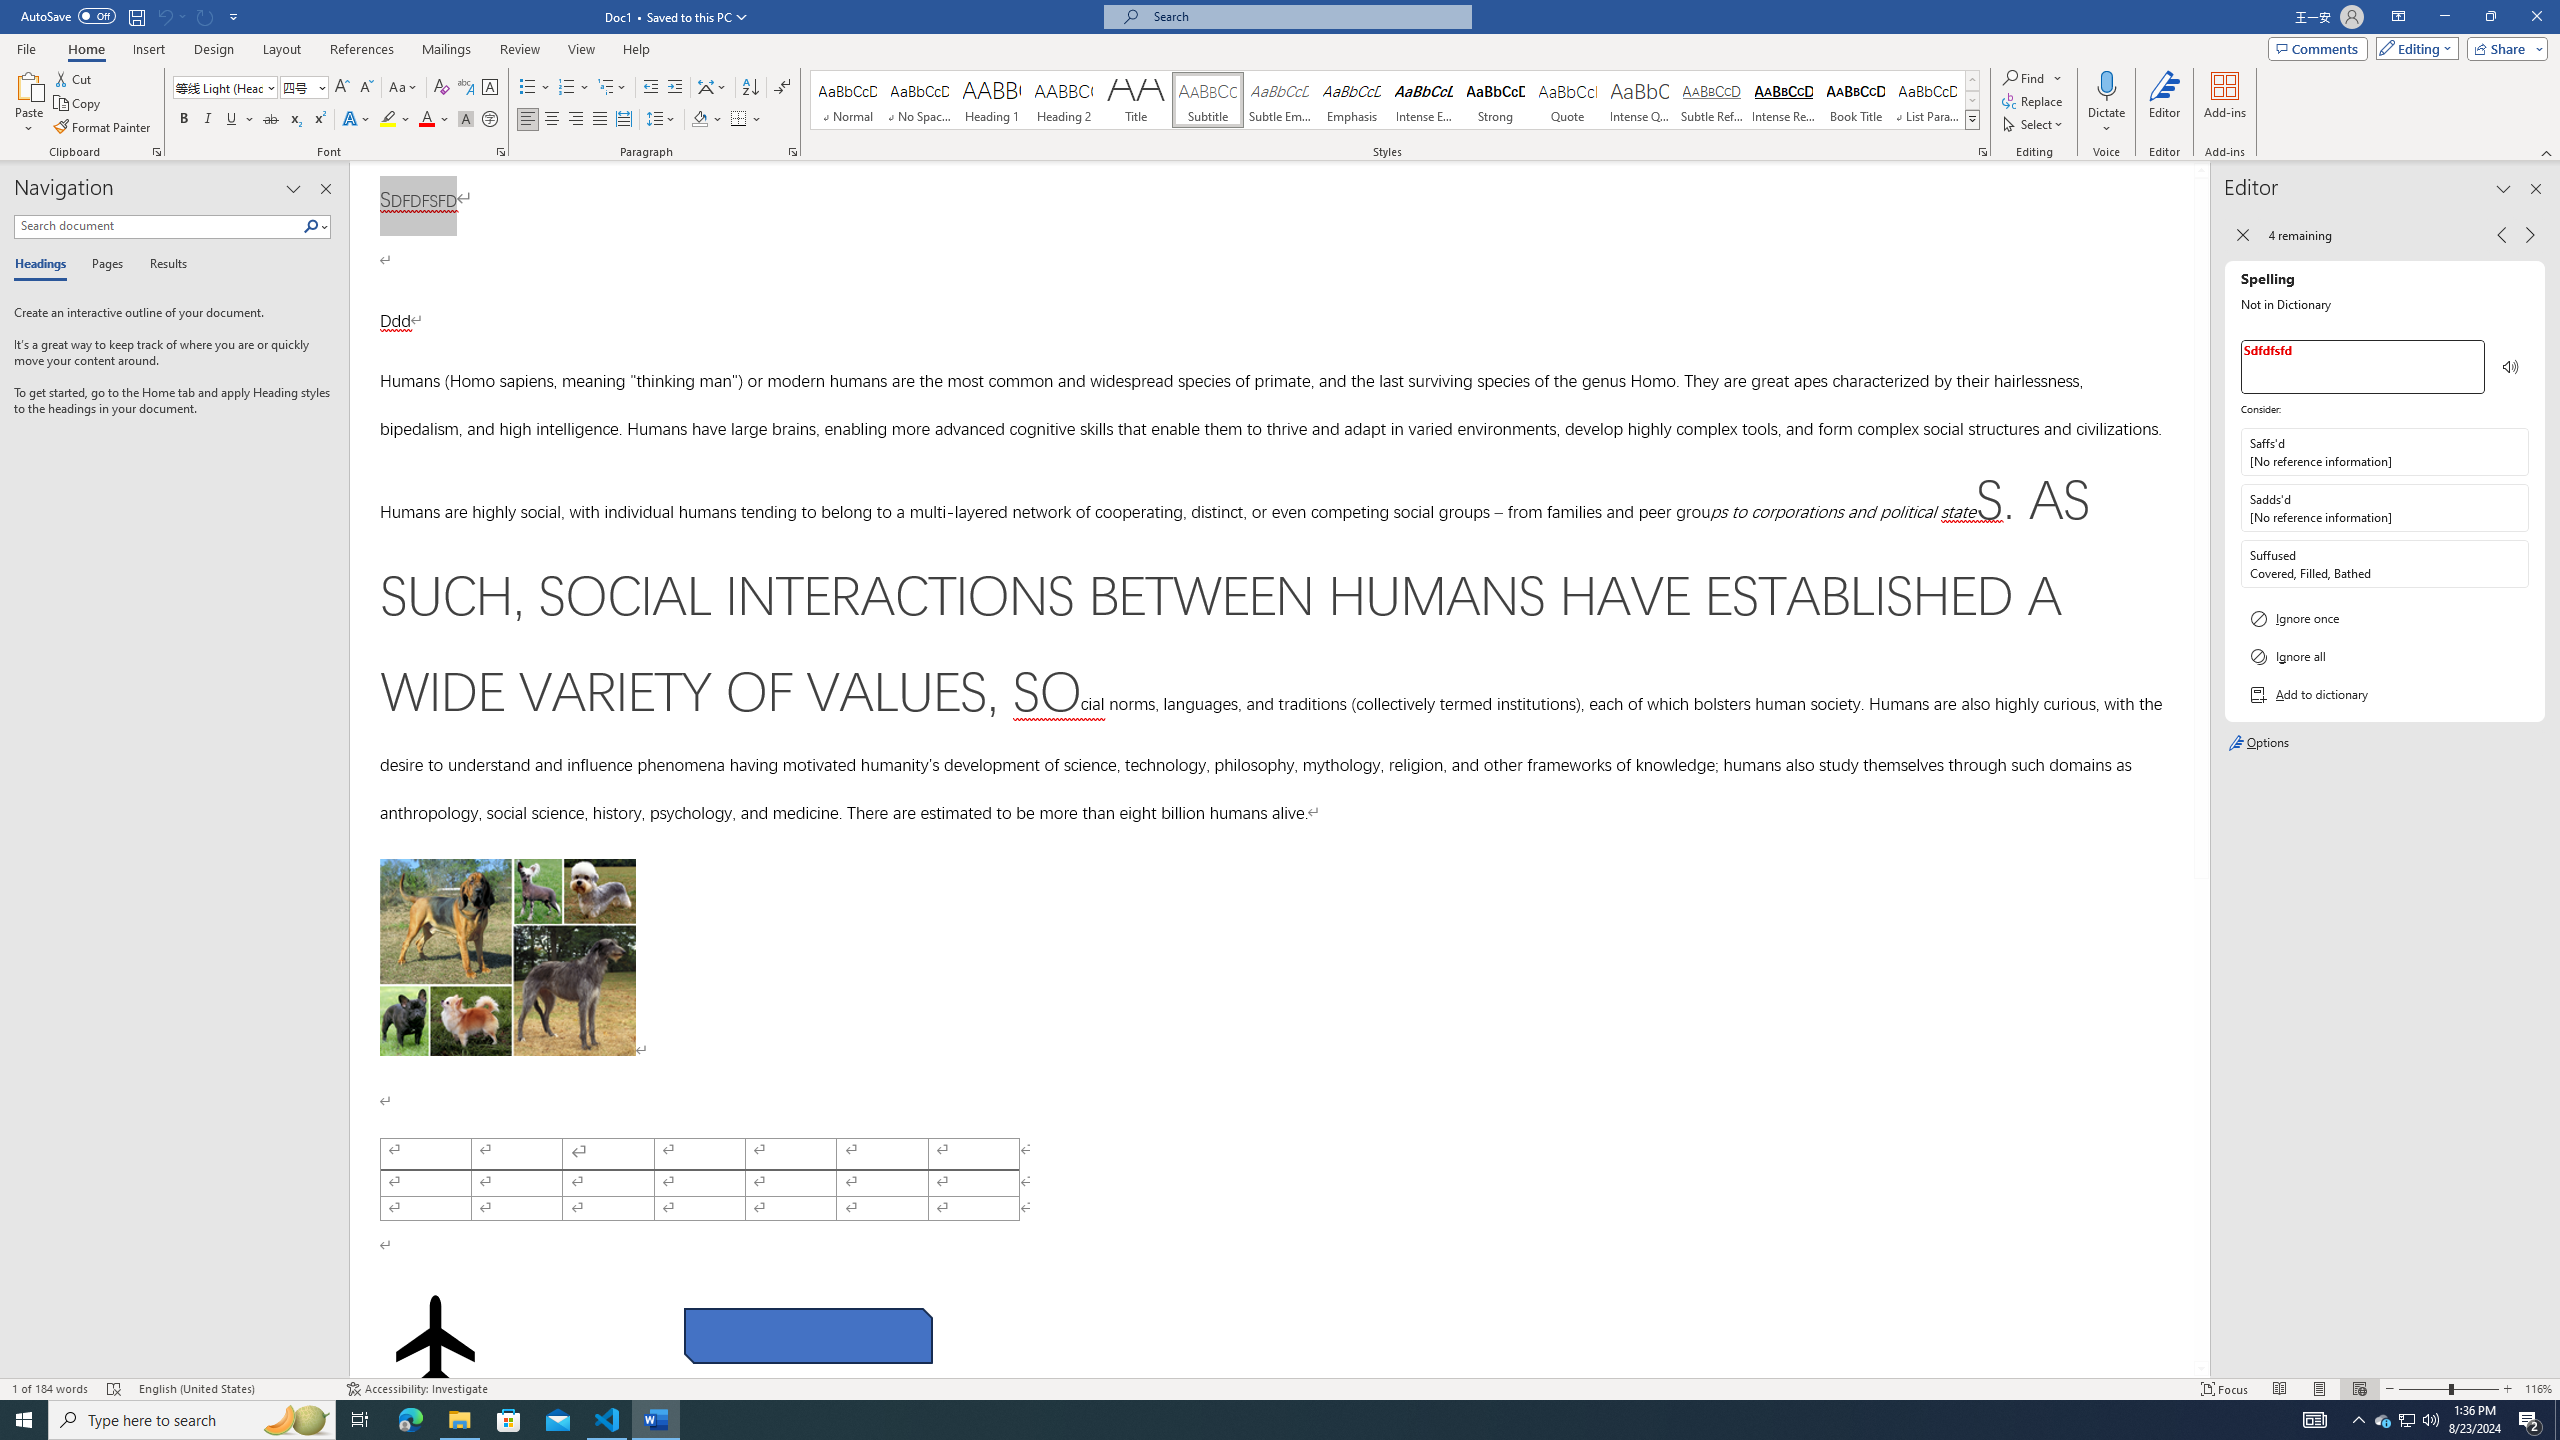 This screenshot has height=1440, width=2560. I want to click on 'Show/Hide Editing Marks', so click(782, 87).